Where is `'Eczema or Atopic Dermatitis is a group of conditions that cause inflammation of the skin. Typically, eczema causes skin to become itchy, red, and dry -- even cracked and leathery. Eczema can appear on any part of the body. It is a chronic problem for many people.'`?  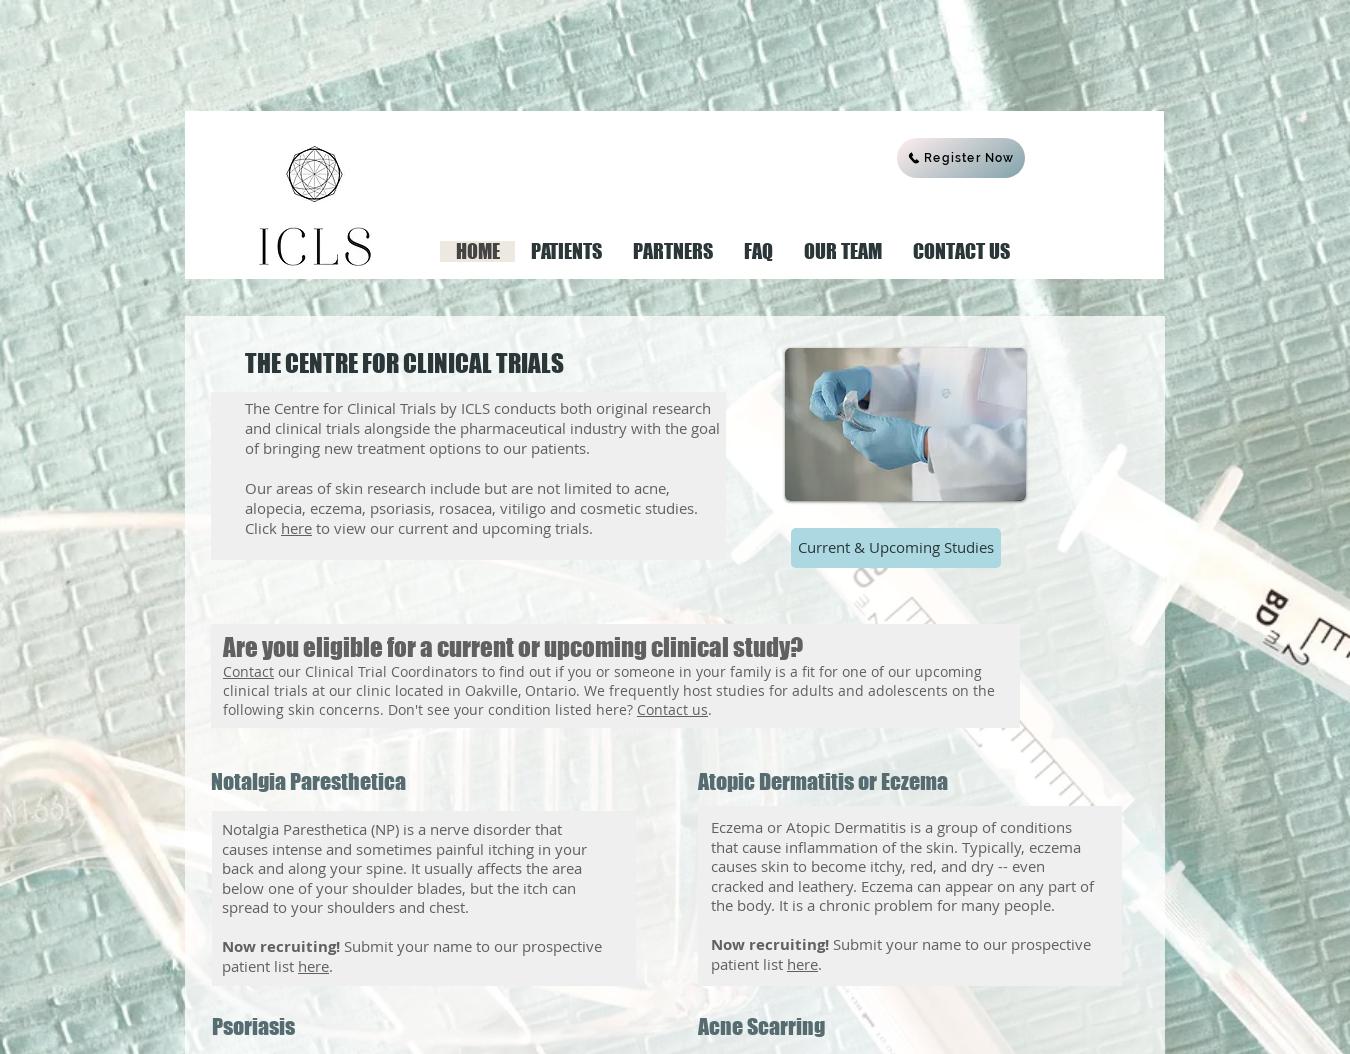 'Eczema or Atopic Dermatitis is a group of conditions that cause inflammation of the skin. Typically, eczema causes skin to become itchy, red, and dry -- even cracked and leathery. Eczema can appear on any part of the body. It is a chronic problem for many people.' is located at coordinates (901, 865).